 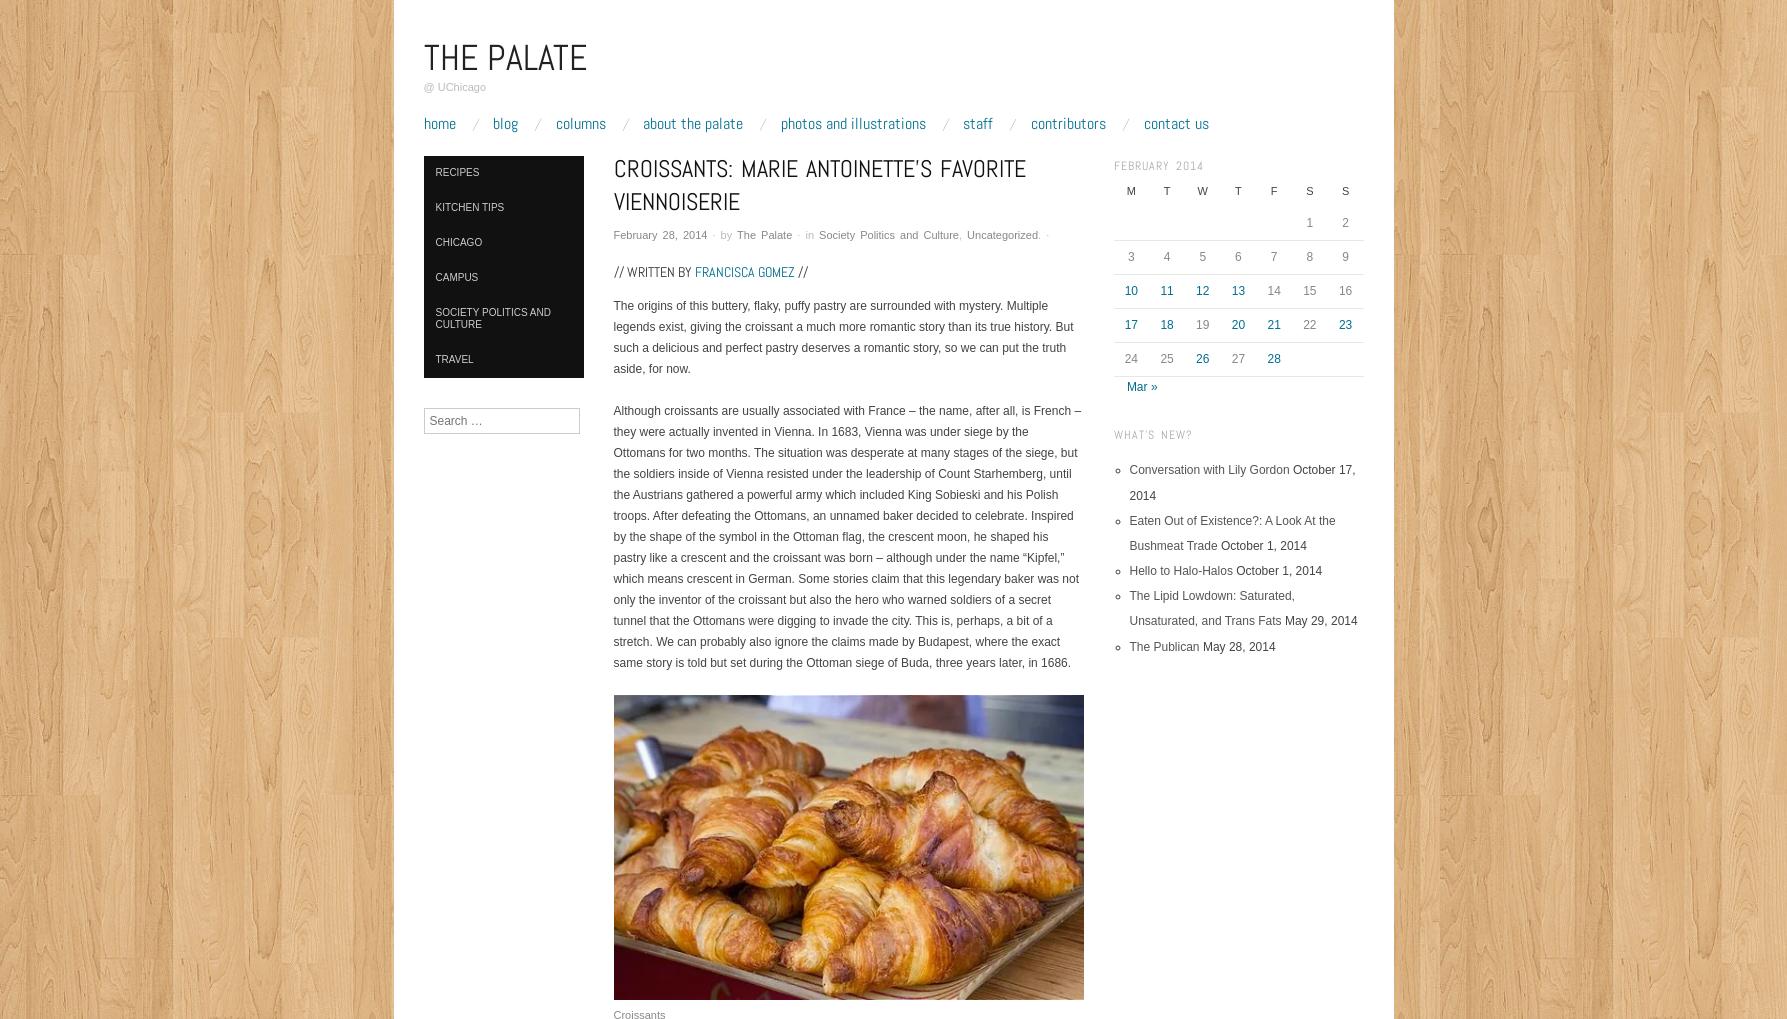 I want to click on '15', so click(x=1302, y=289).